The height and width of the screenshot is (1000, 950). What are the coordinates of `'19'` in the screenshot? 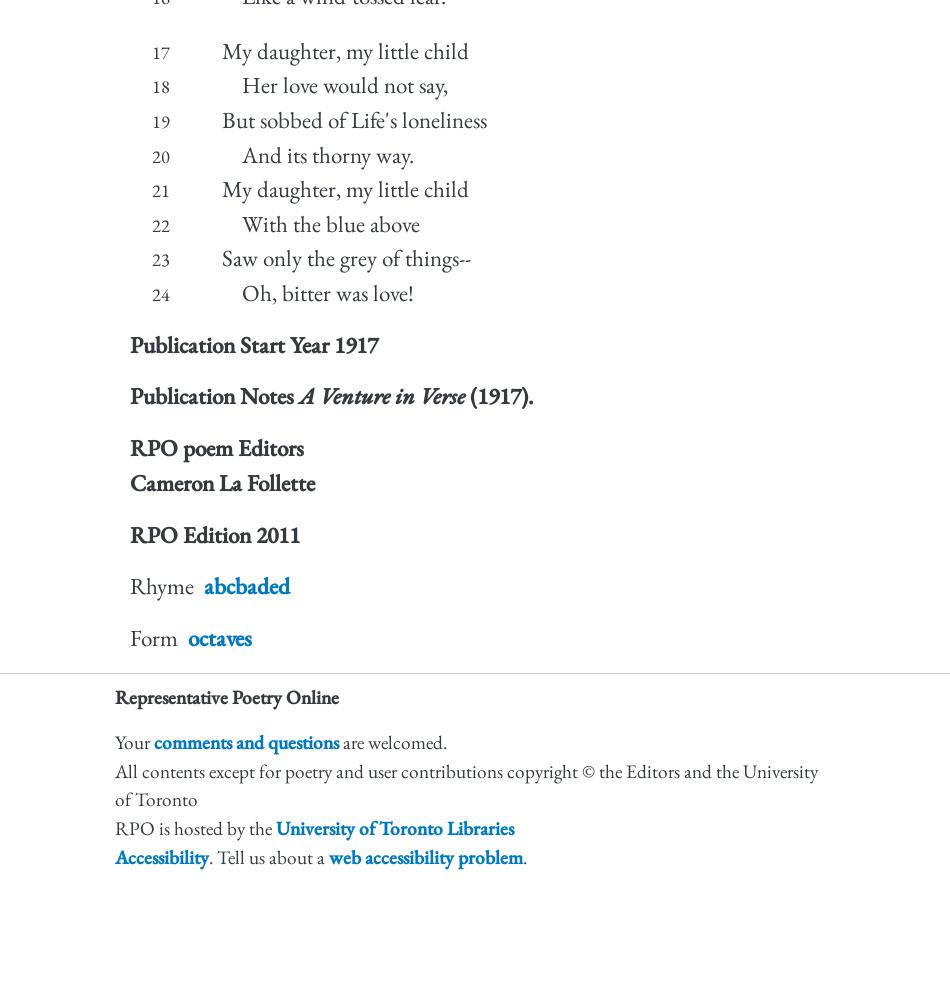 It's located at (161, 119).